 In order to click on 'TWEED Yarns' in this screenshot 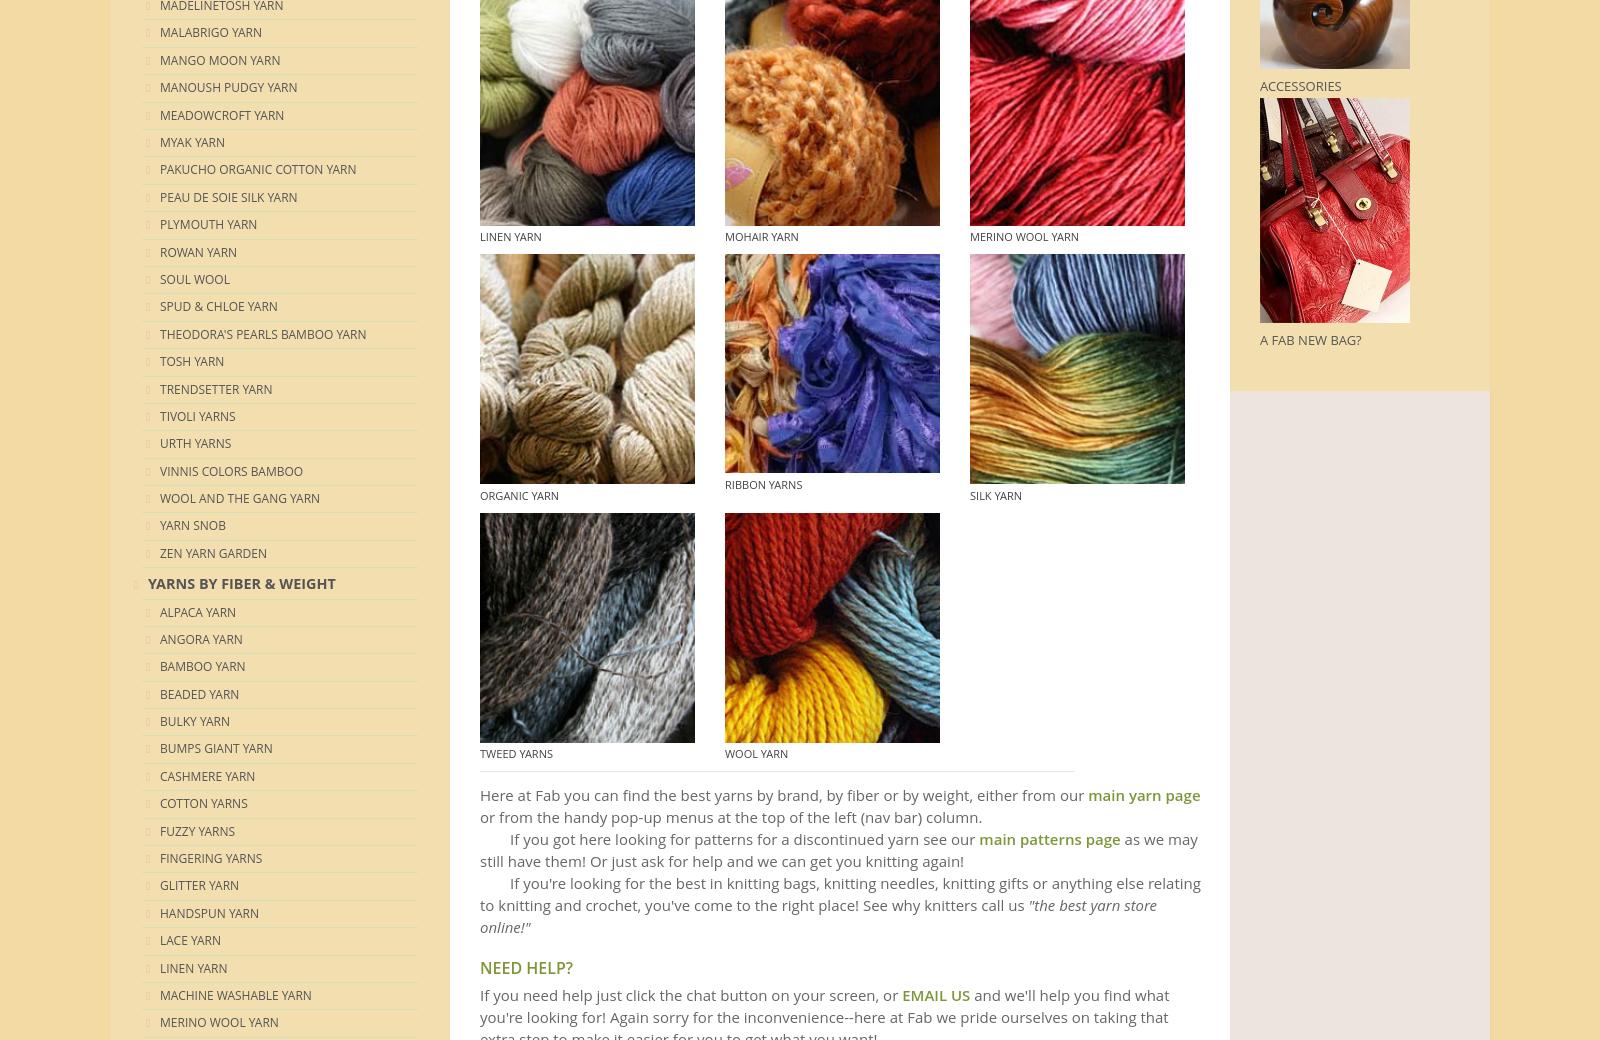, I will do `click(515, 753)`.